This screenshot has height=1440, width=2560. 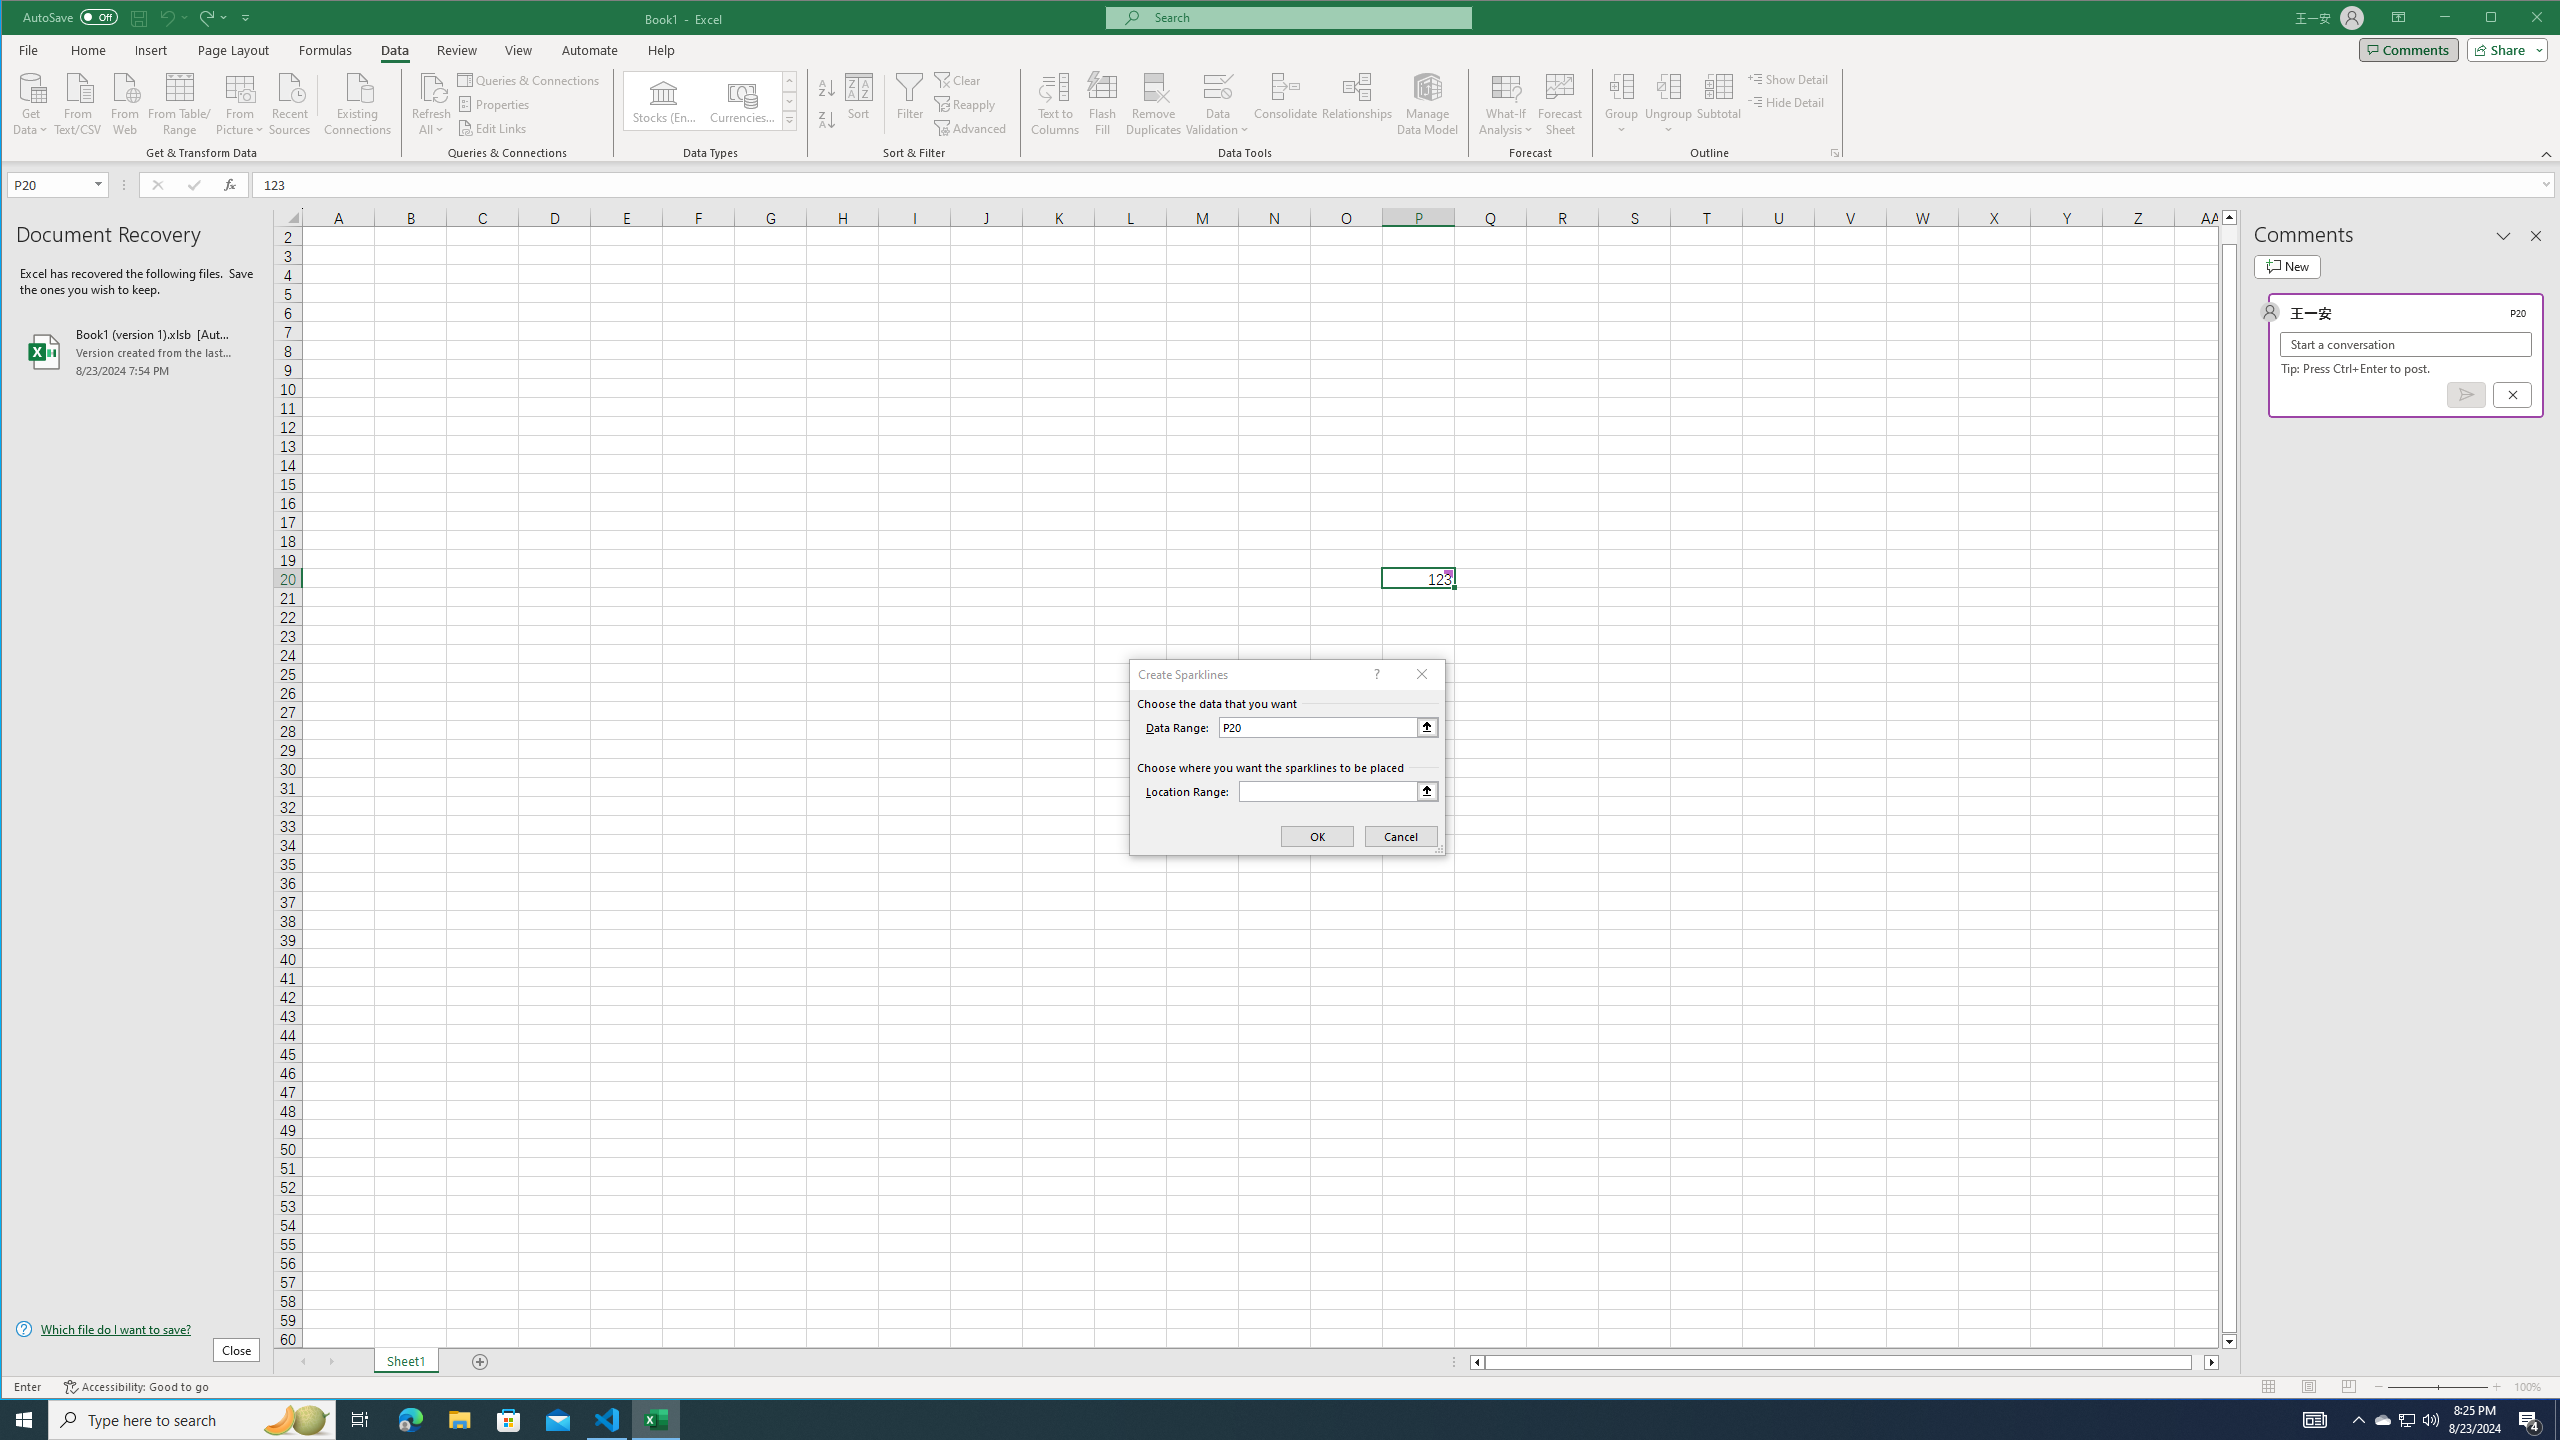 I want to click on 'Existing Connections', so click(x=358, y=102).